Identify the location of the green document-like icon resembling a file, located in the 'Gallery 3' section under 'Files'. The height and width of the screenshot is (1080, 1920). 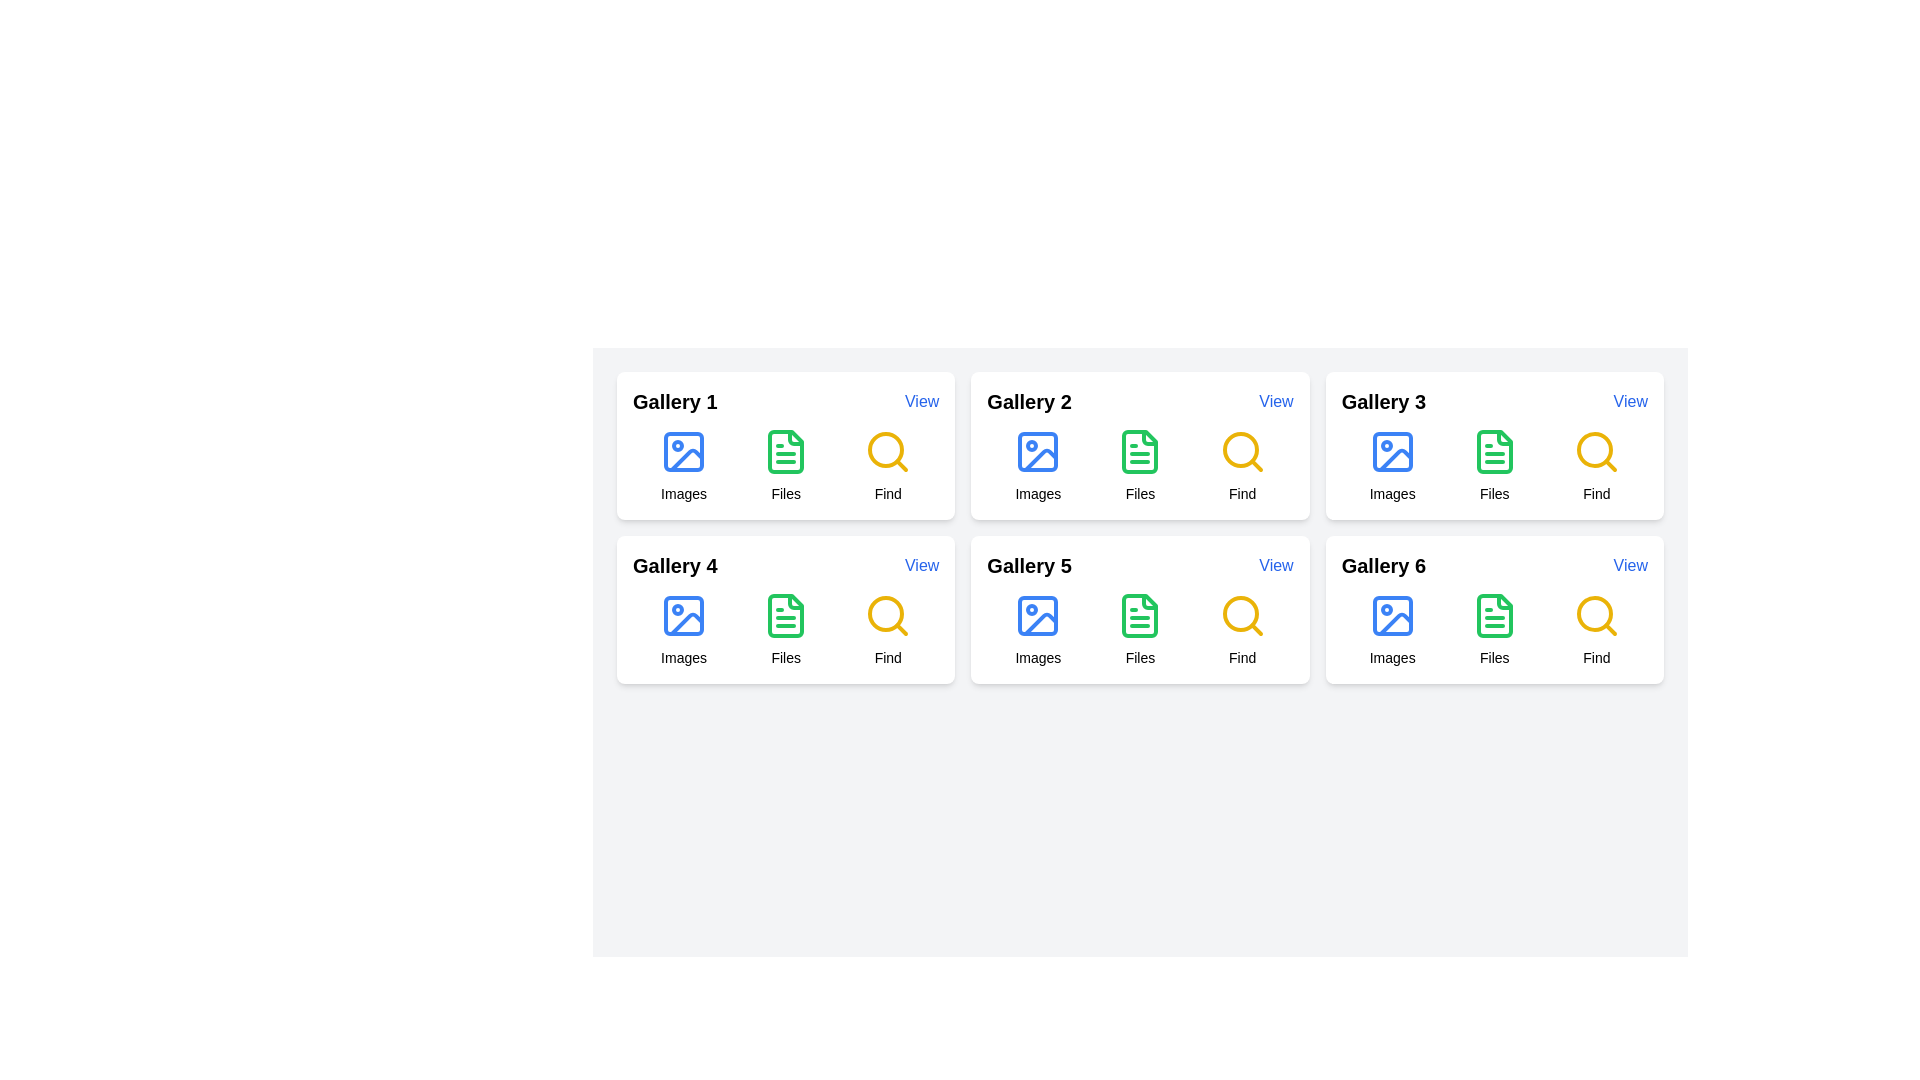
(1494, 451).